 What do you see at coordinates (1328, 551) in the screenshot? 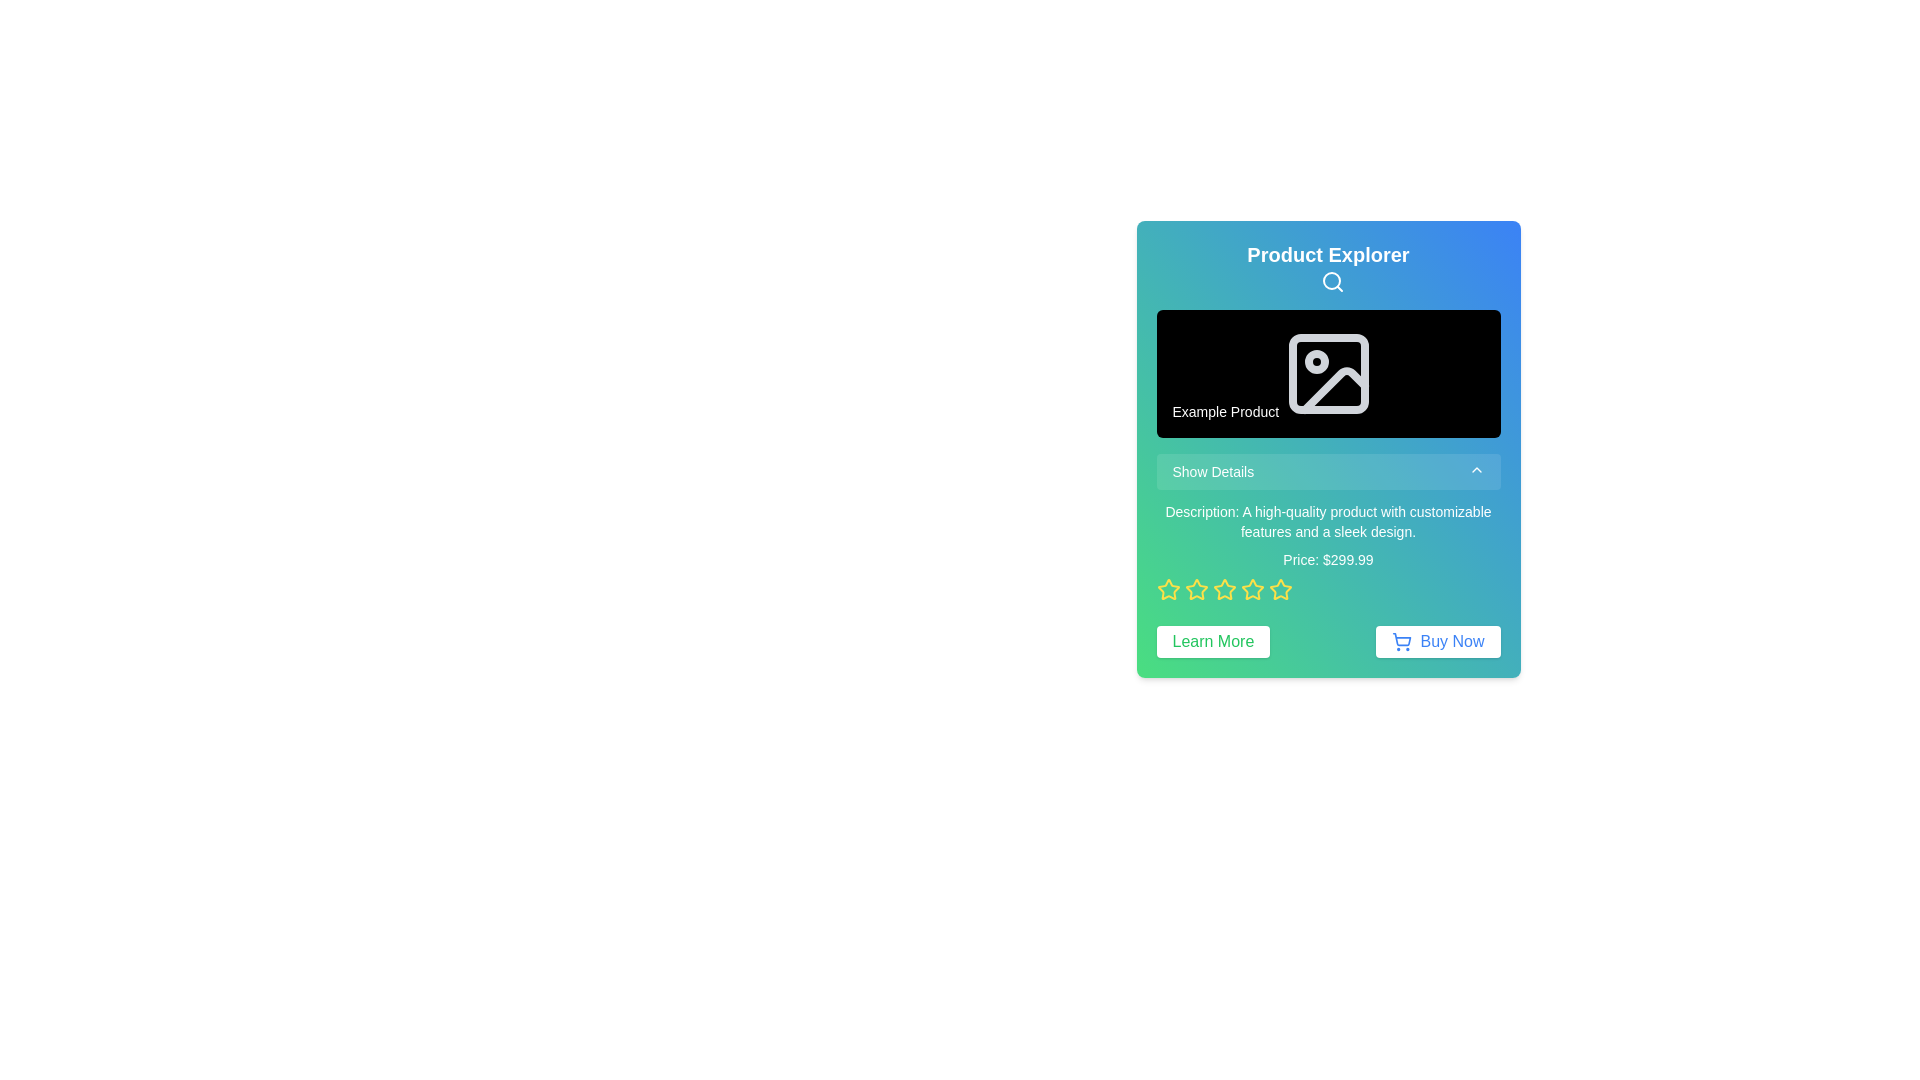
I see `the text display that contains product information, positioned below the 'Show Details' button and above the star icons` at bounding box center [1328, 551].